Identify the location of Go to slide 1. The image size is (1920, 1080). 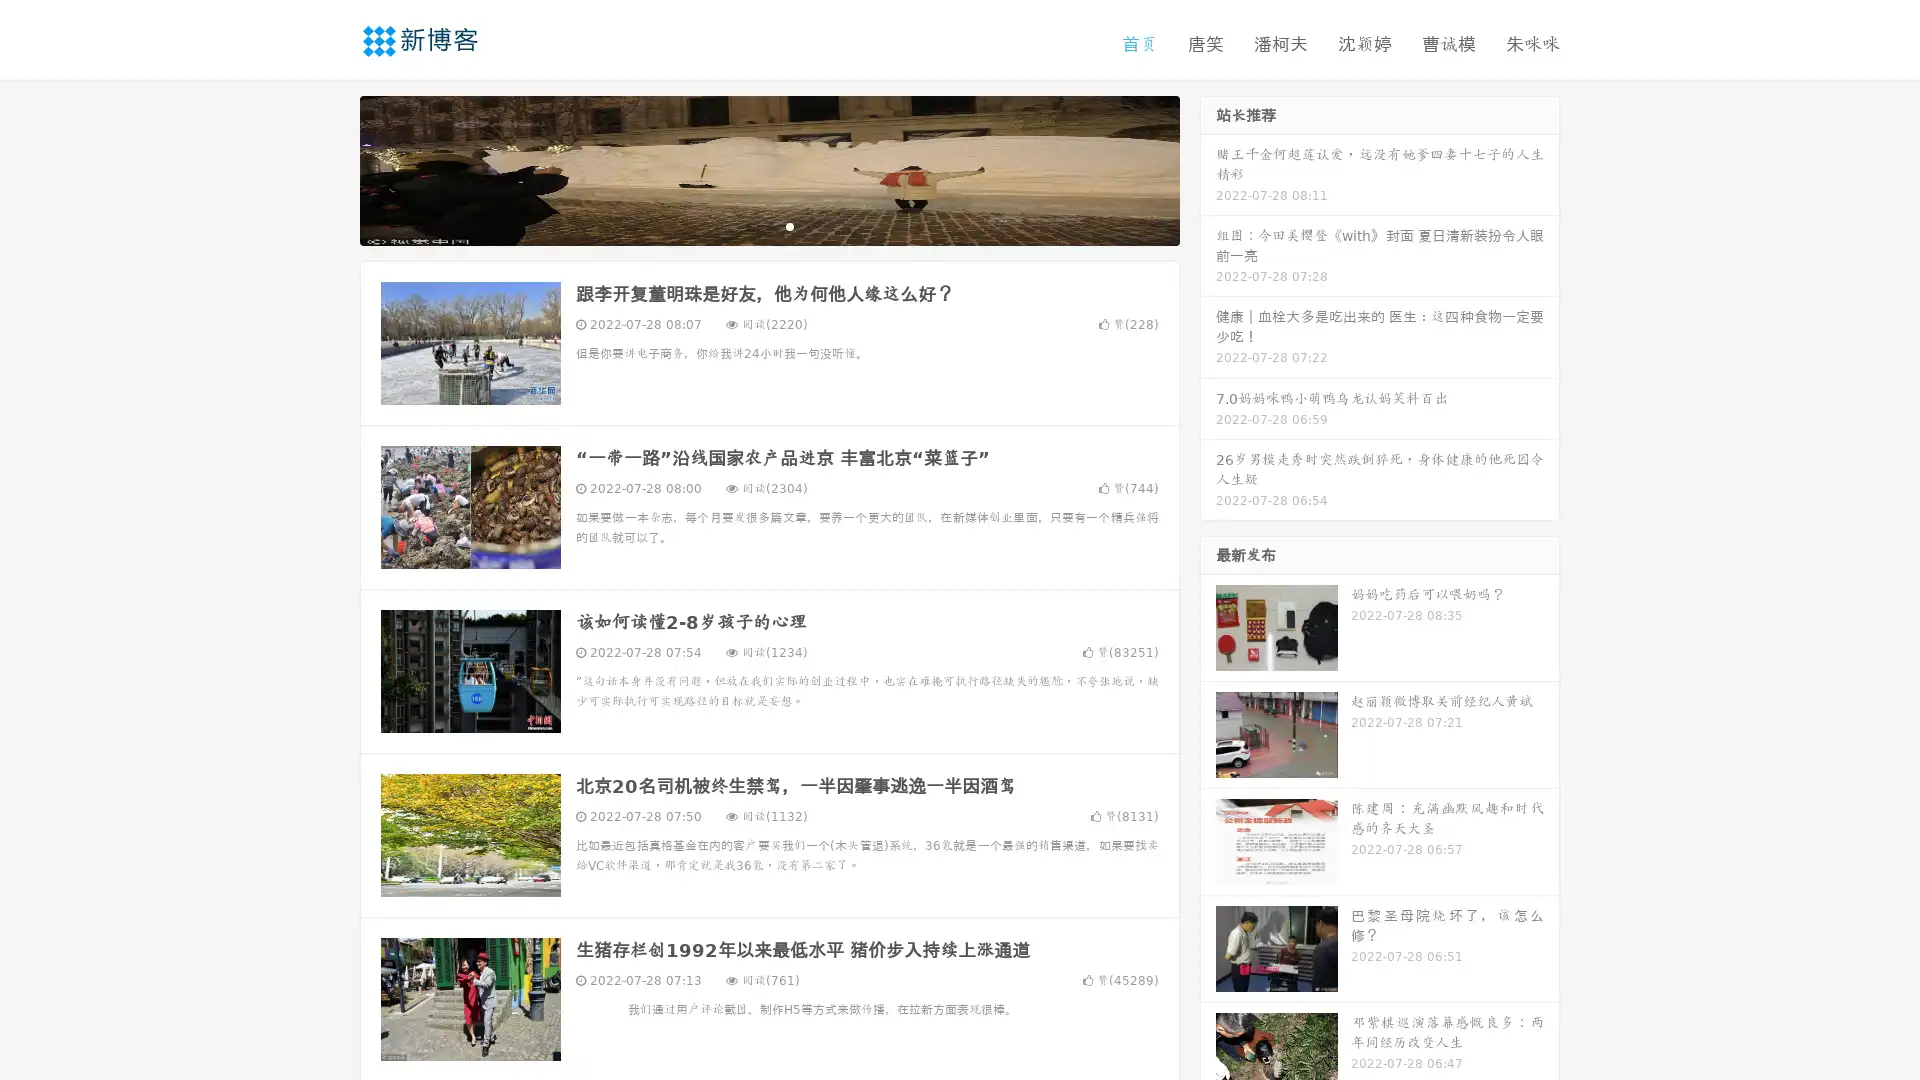
(748, 225).